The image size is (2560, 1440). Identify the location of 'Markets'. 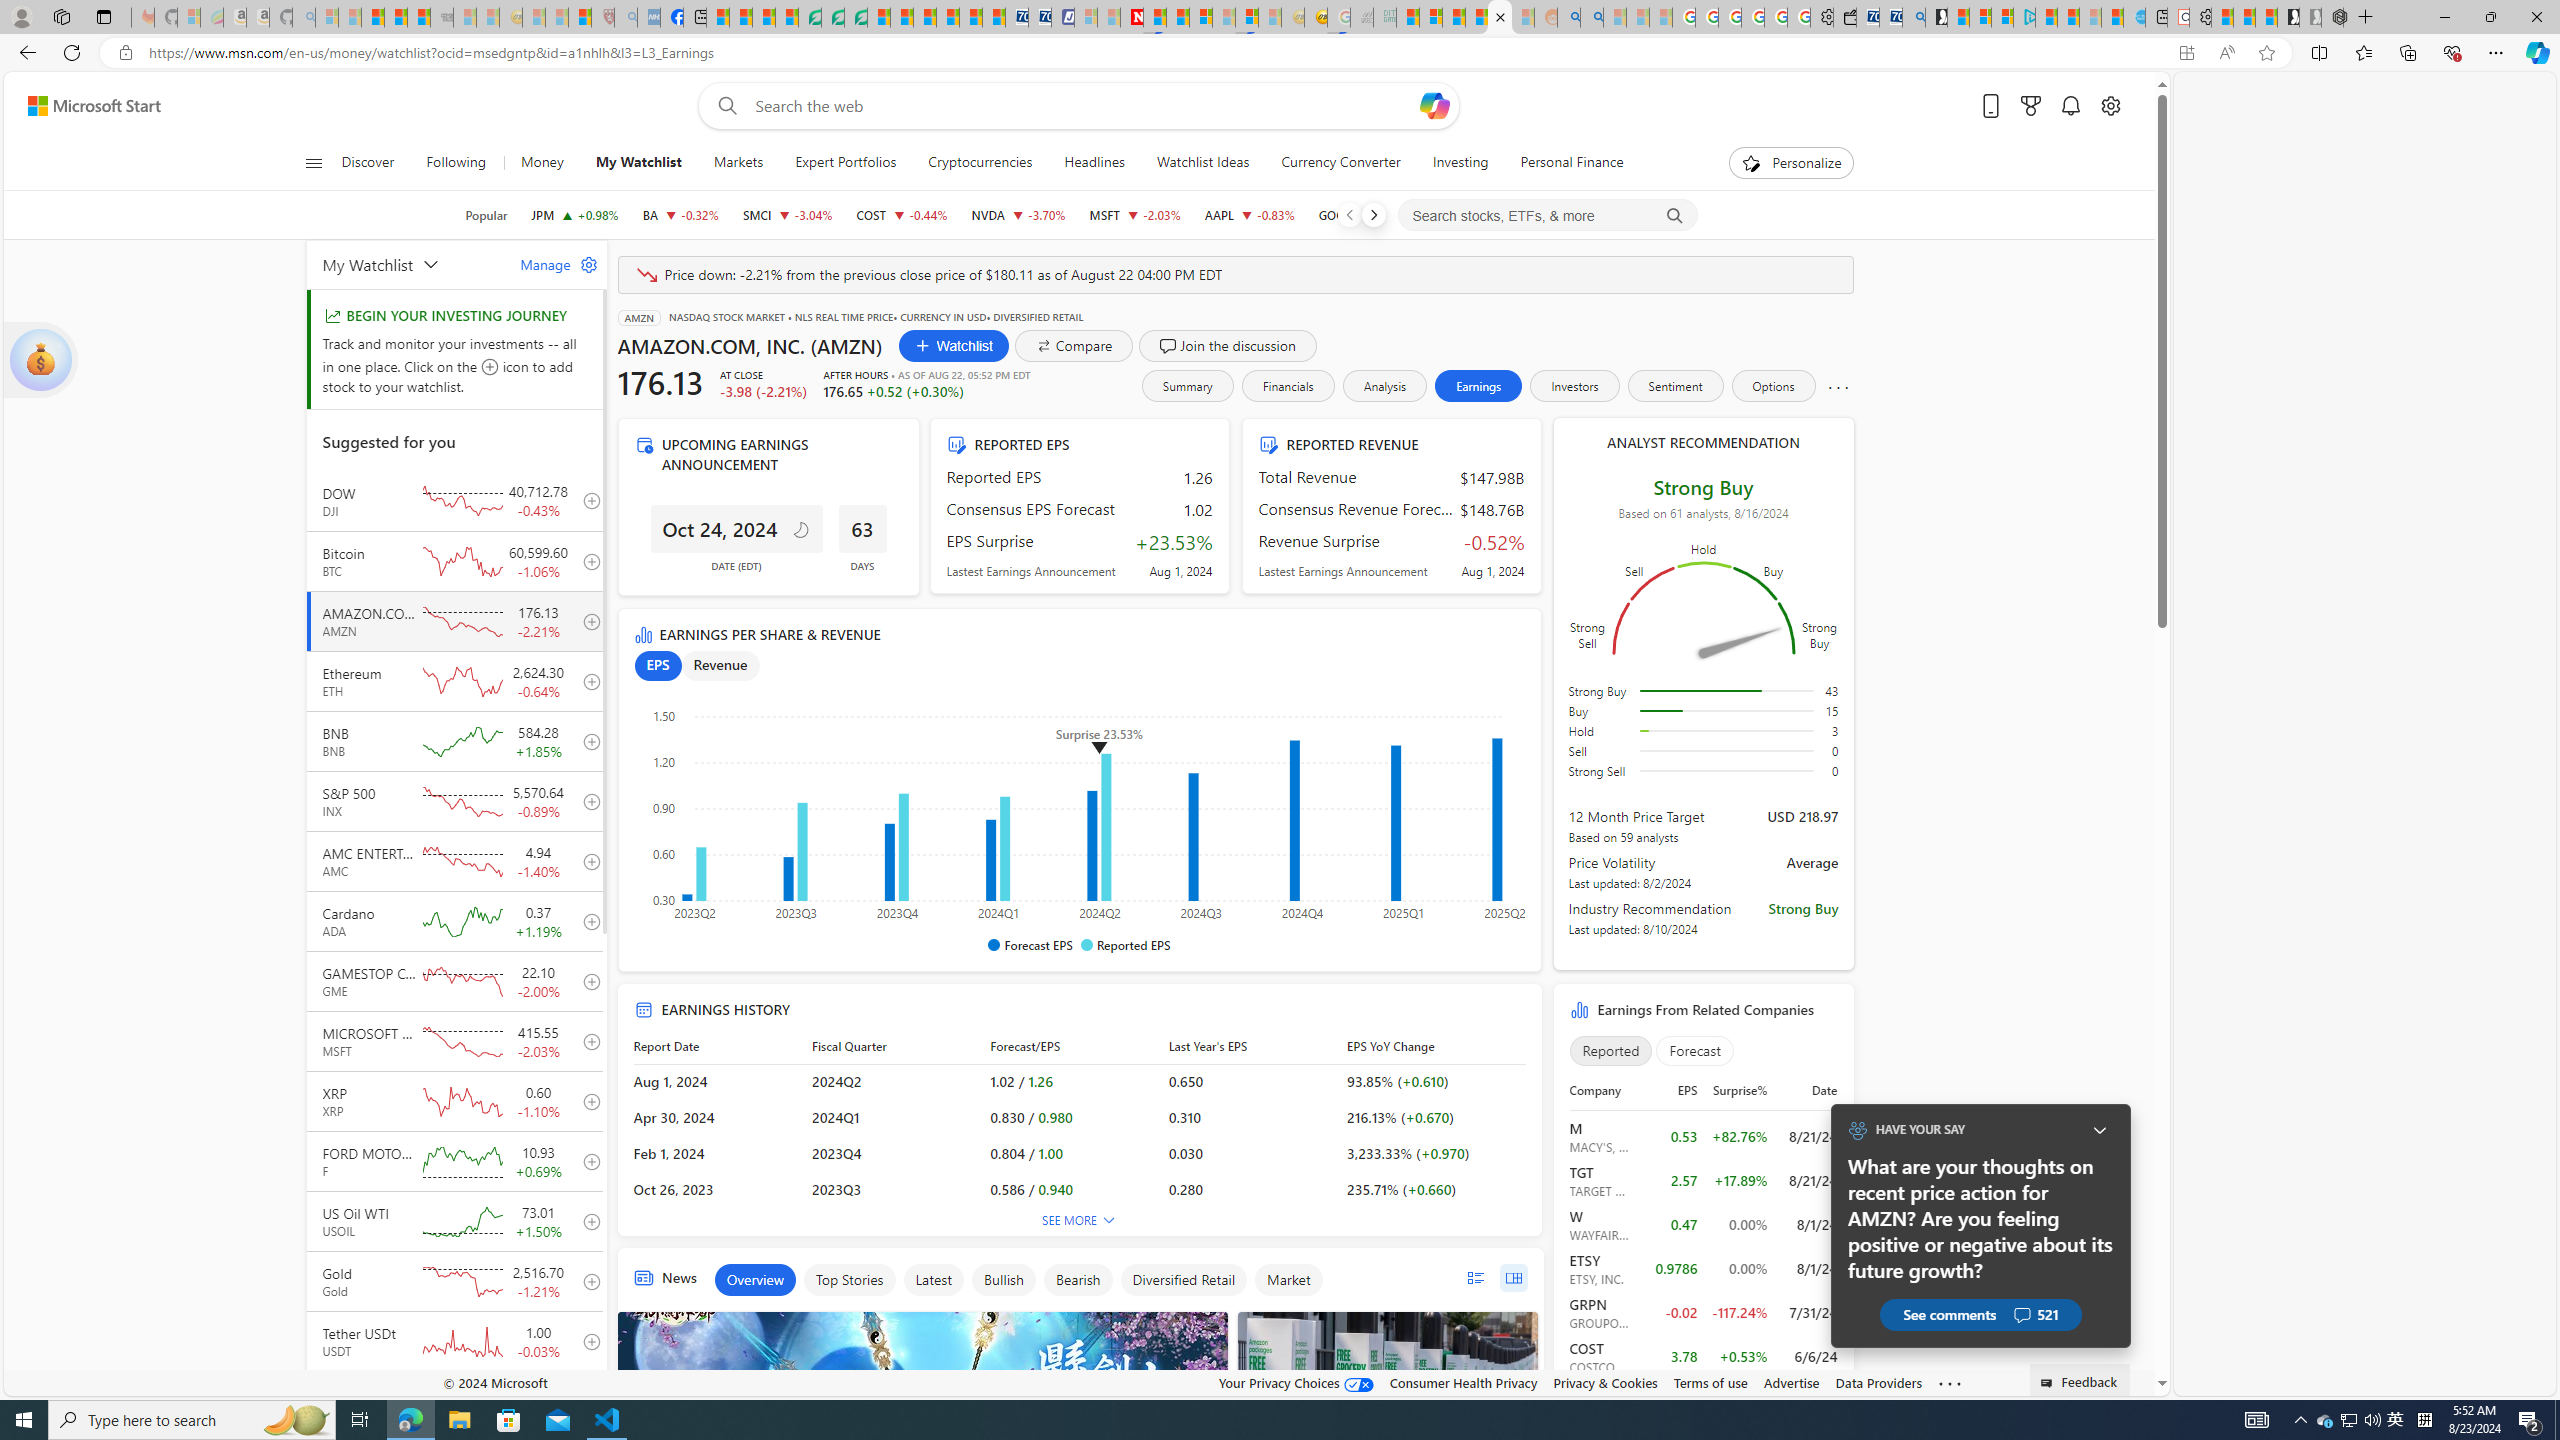
(737, 162).